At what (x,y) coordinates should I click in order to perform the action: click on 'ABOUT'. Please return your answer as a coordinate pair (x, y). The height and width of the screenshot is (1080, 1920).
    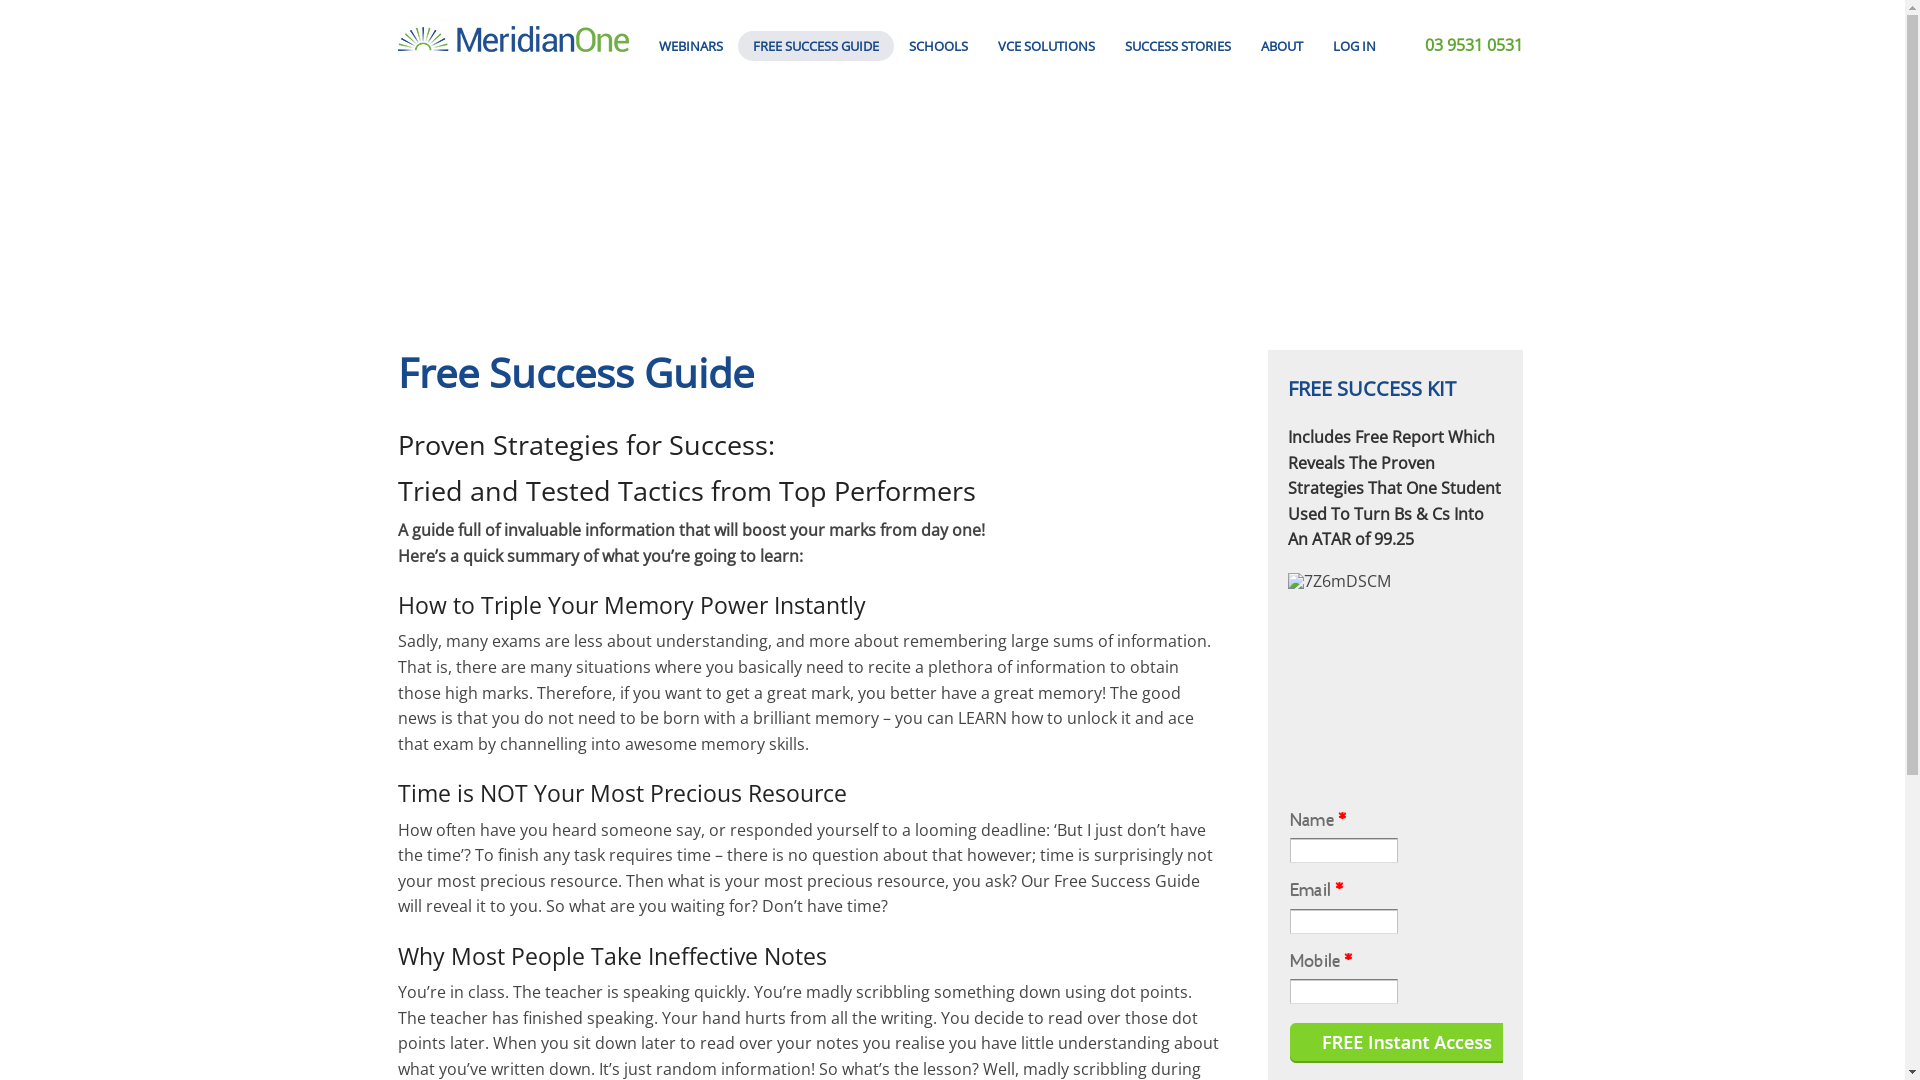
    Looking at the image, I should click on (1281, 45).